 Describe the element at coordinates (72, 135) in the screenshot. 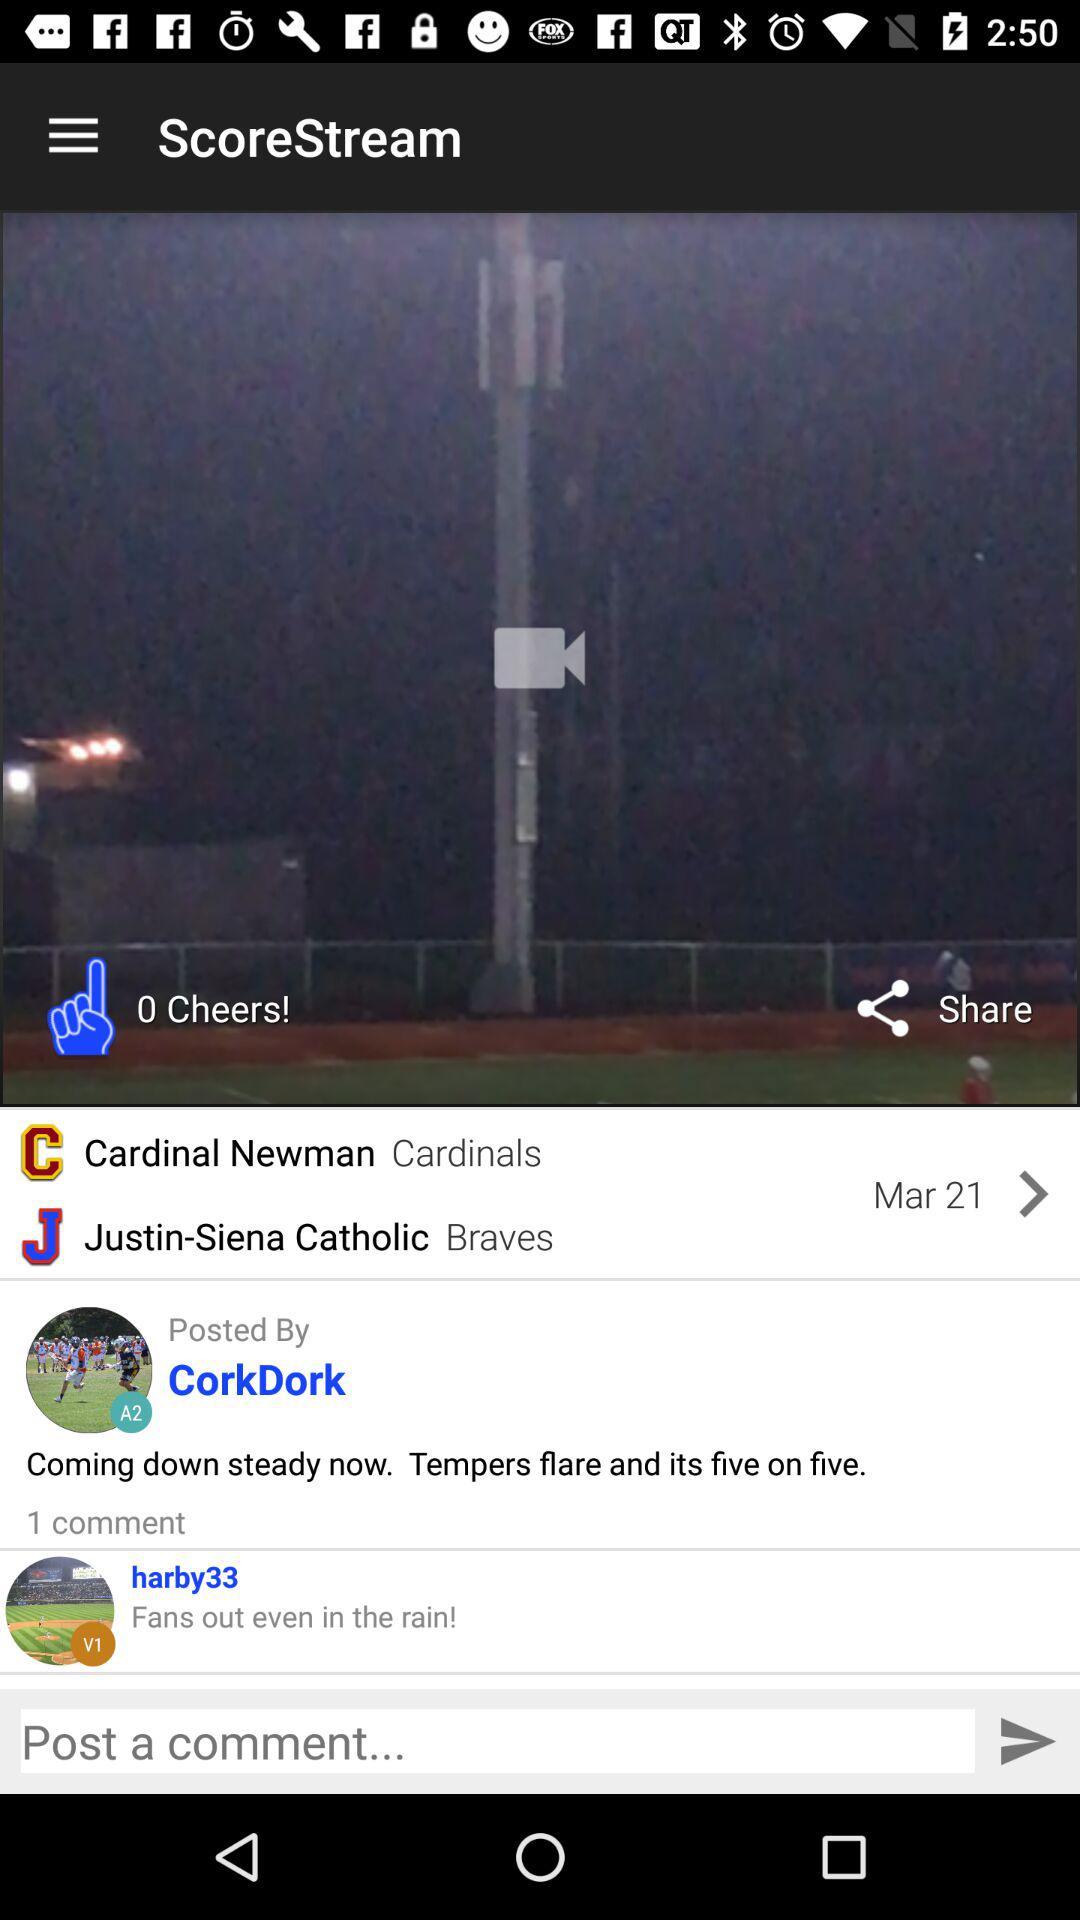

I see `the icon next to the scorestream icon` at that location.